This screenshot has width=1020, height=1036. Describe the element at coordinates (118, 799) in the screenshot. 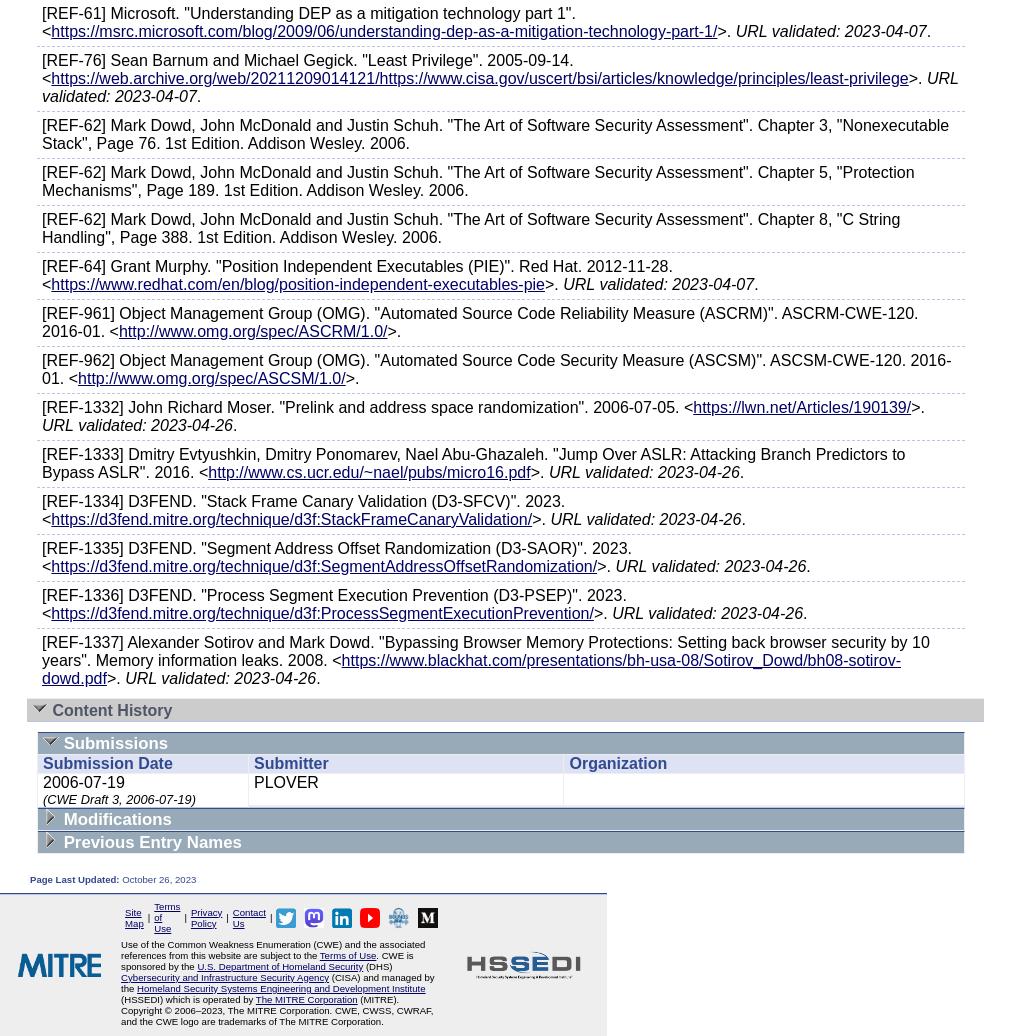

I see `'(CWE Draft 3, 2006-07-19)'` at that location.